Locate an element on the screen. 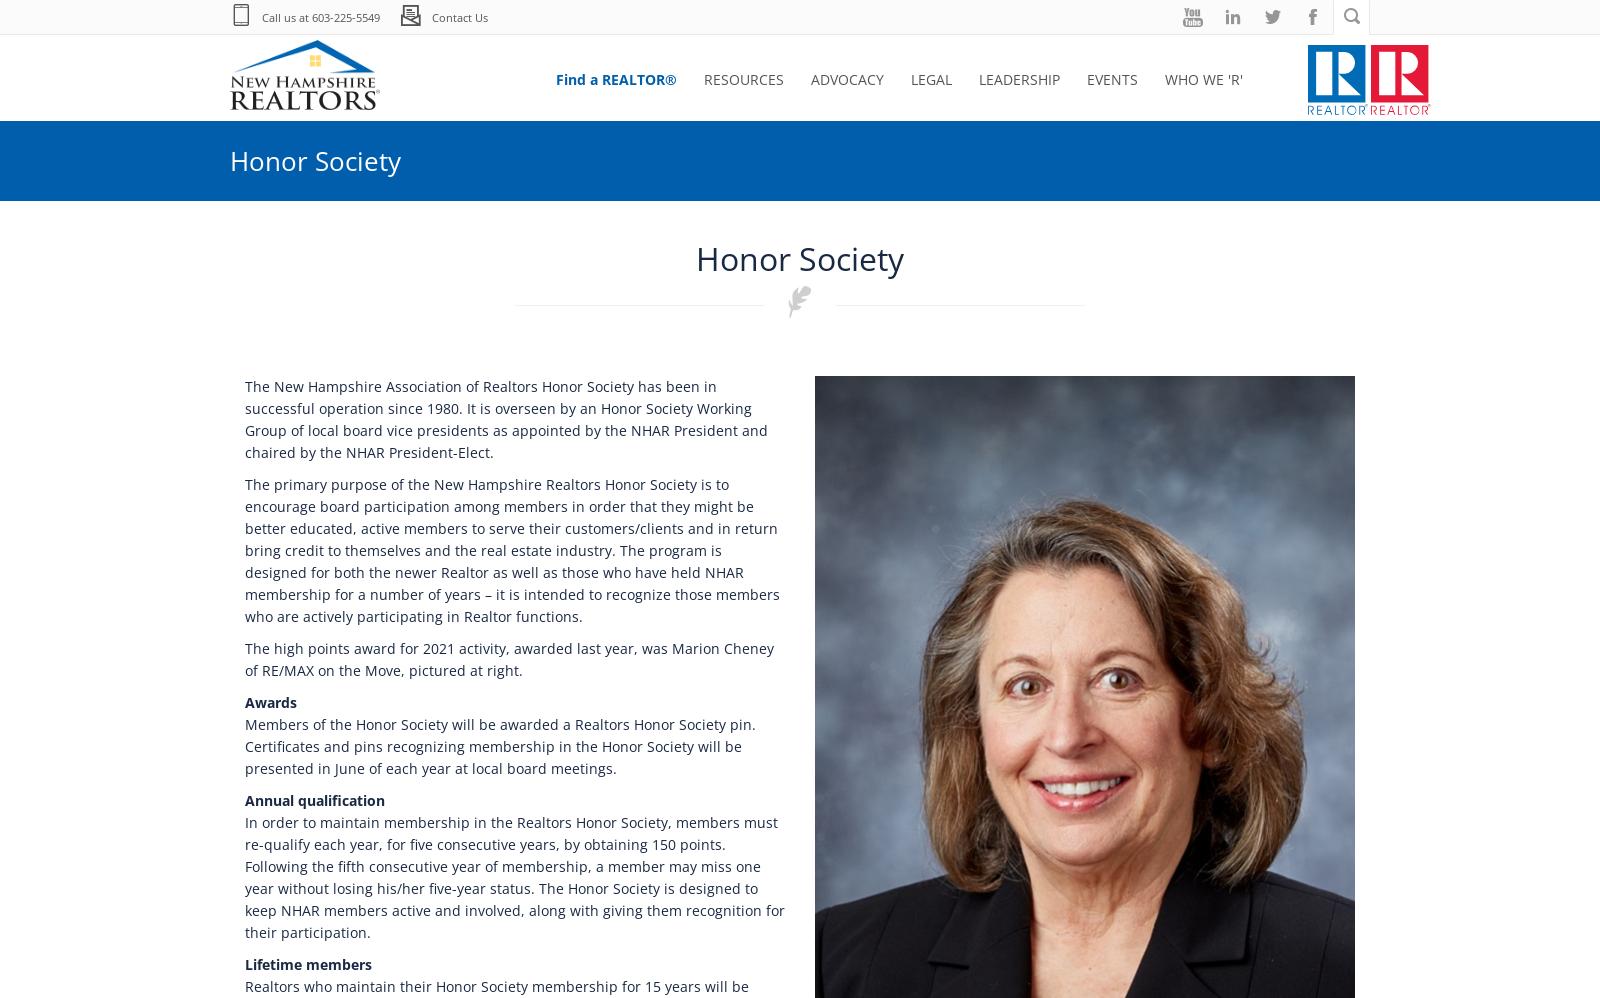 The width and height of the screenshot is (1600, 998). 'Members of the Honor Society will be awarded a Realtors Honor Society pin. Certificates and pins recognizing membership in the Honor Society will be presented in June of each year at local board meetings.' is located at coordinates (499, 746).